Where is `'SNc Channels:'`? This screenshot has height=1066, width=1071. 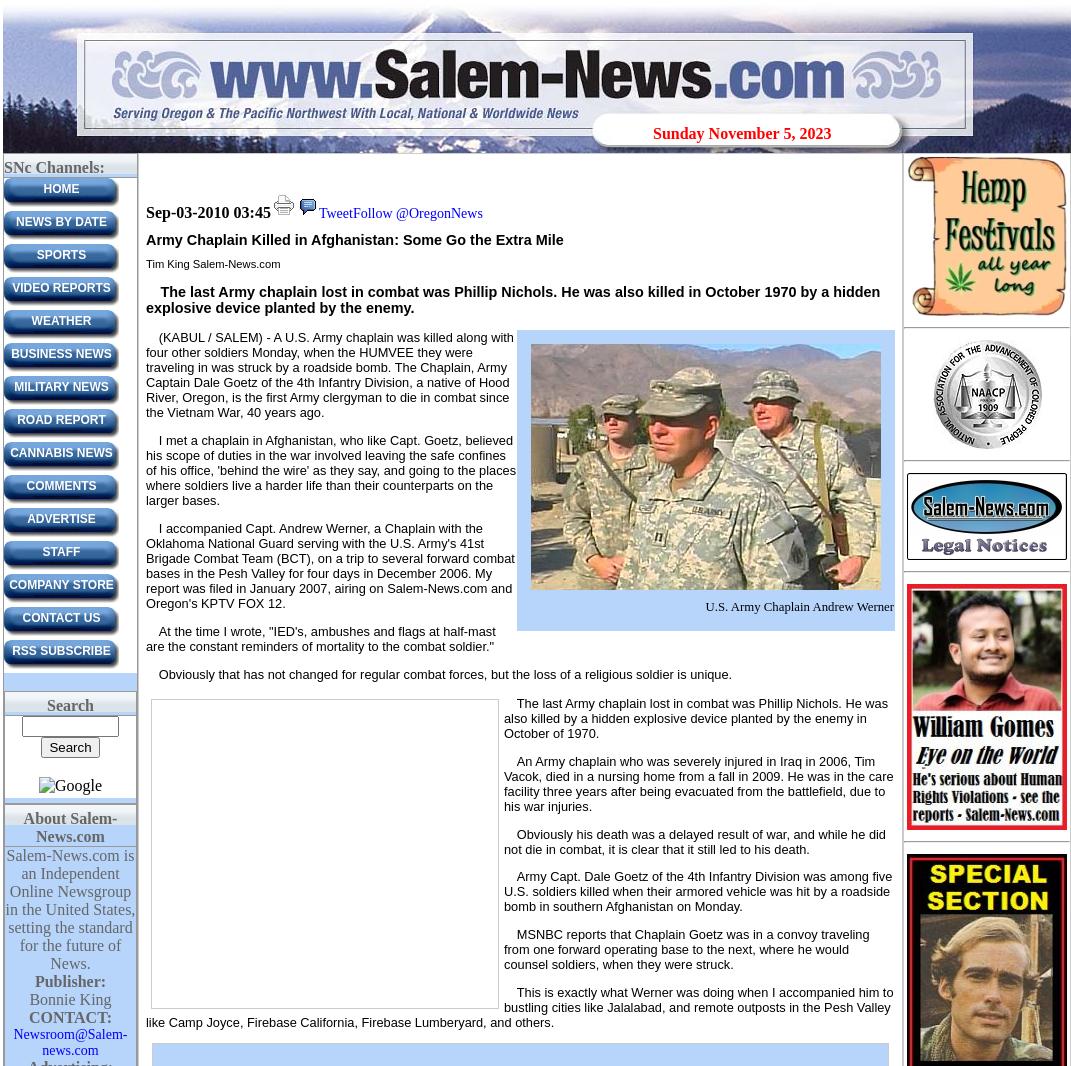 'SNc Channels:' is located at coordinates (52, 166).